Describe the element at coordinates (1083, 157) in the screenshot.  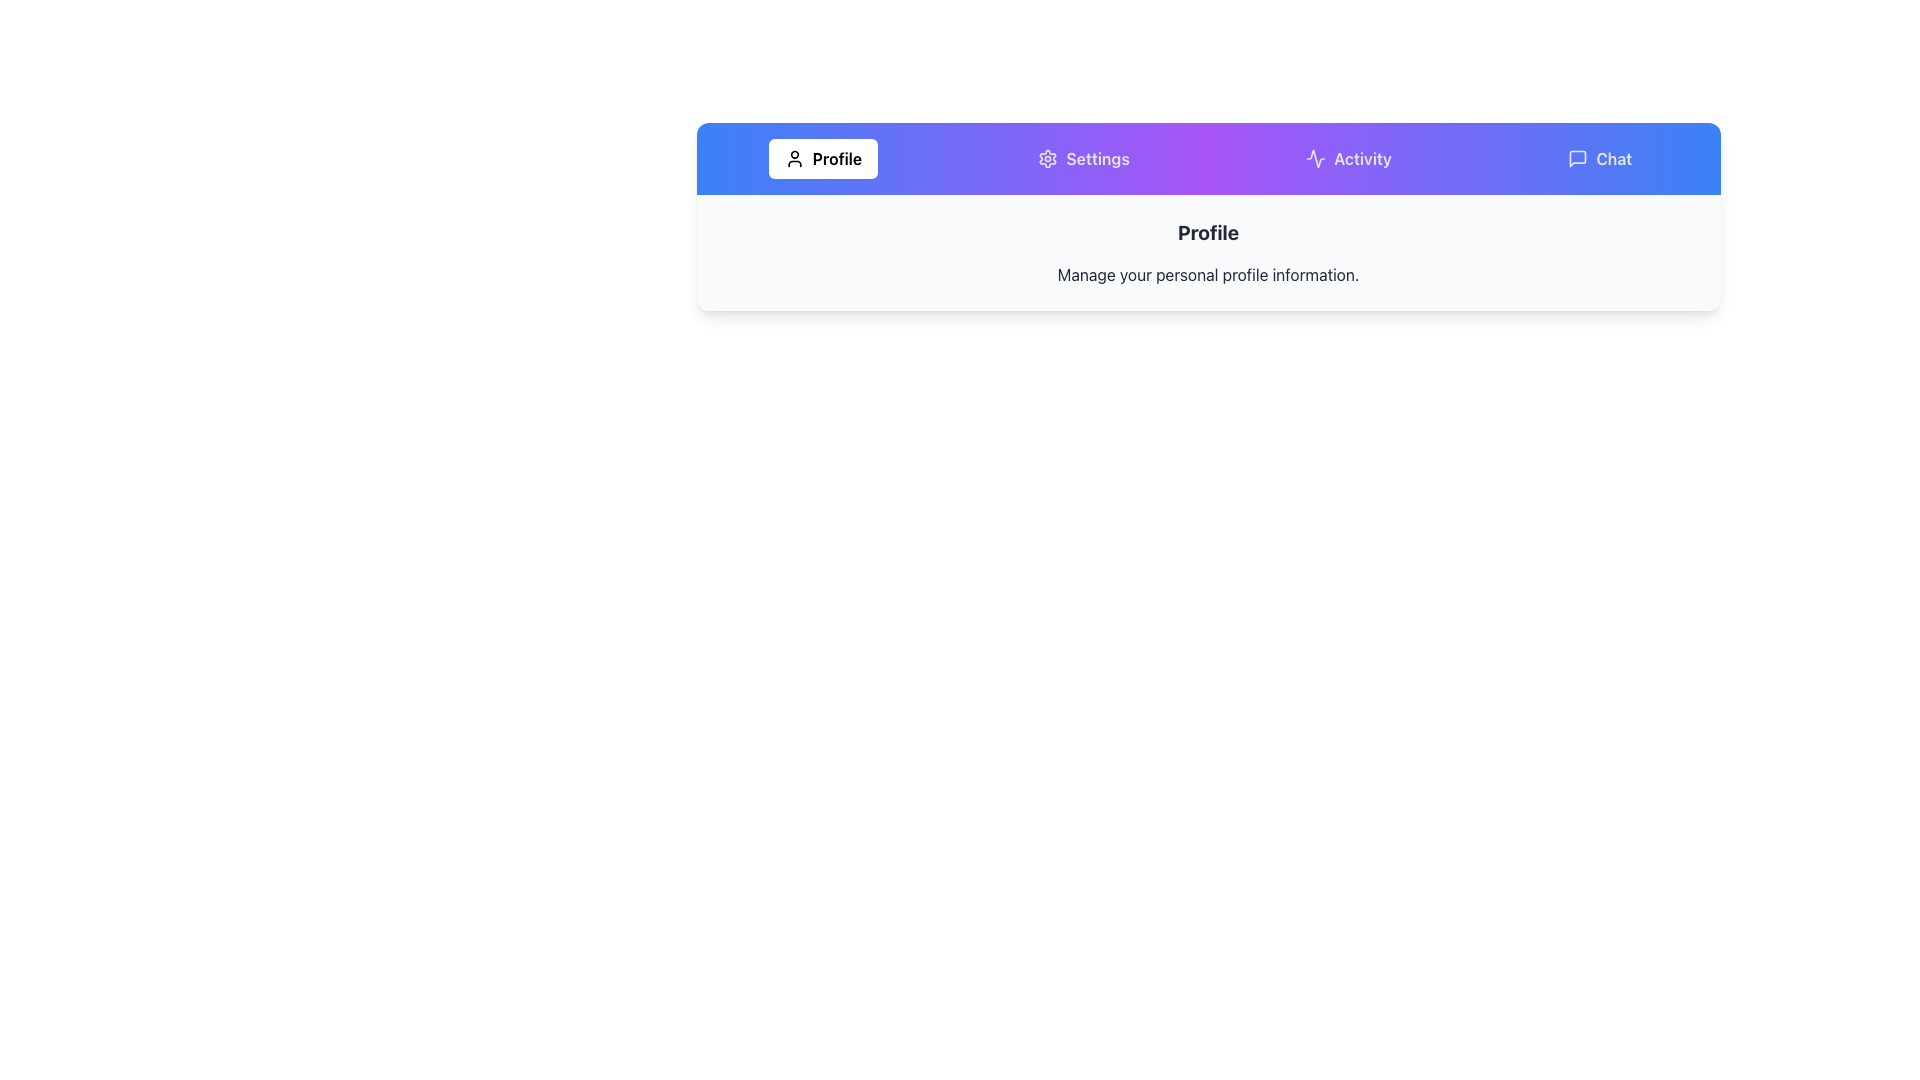
I see `the second button in the horizontal navigation bar` at that location.